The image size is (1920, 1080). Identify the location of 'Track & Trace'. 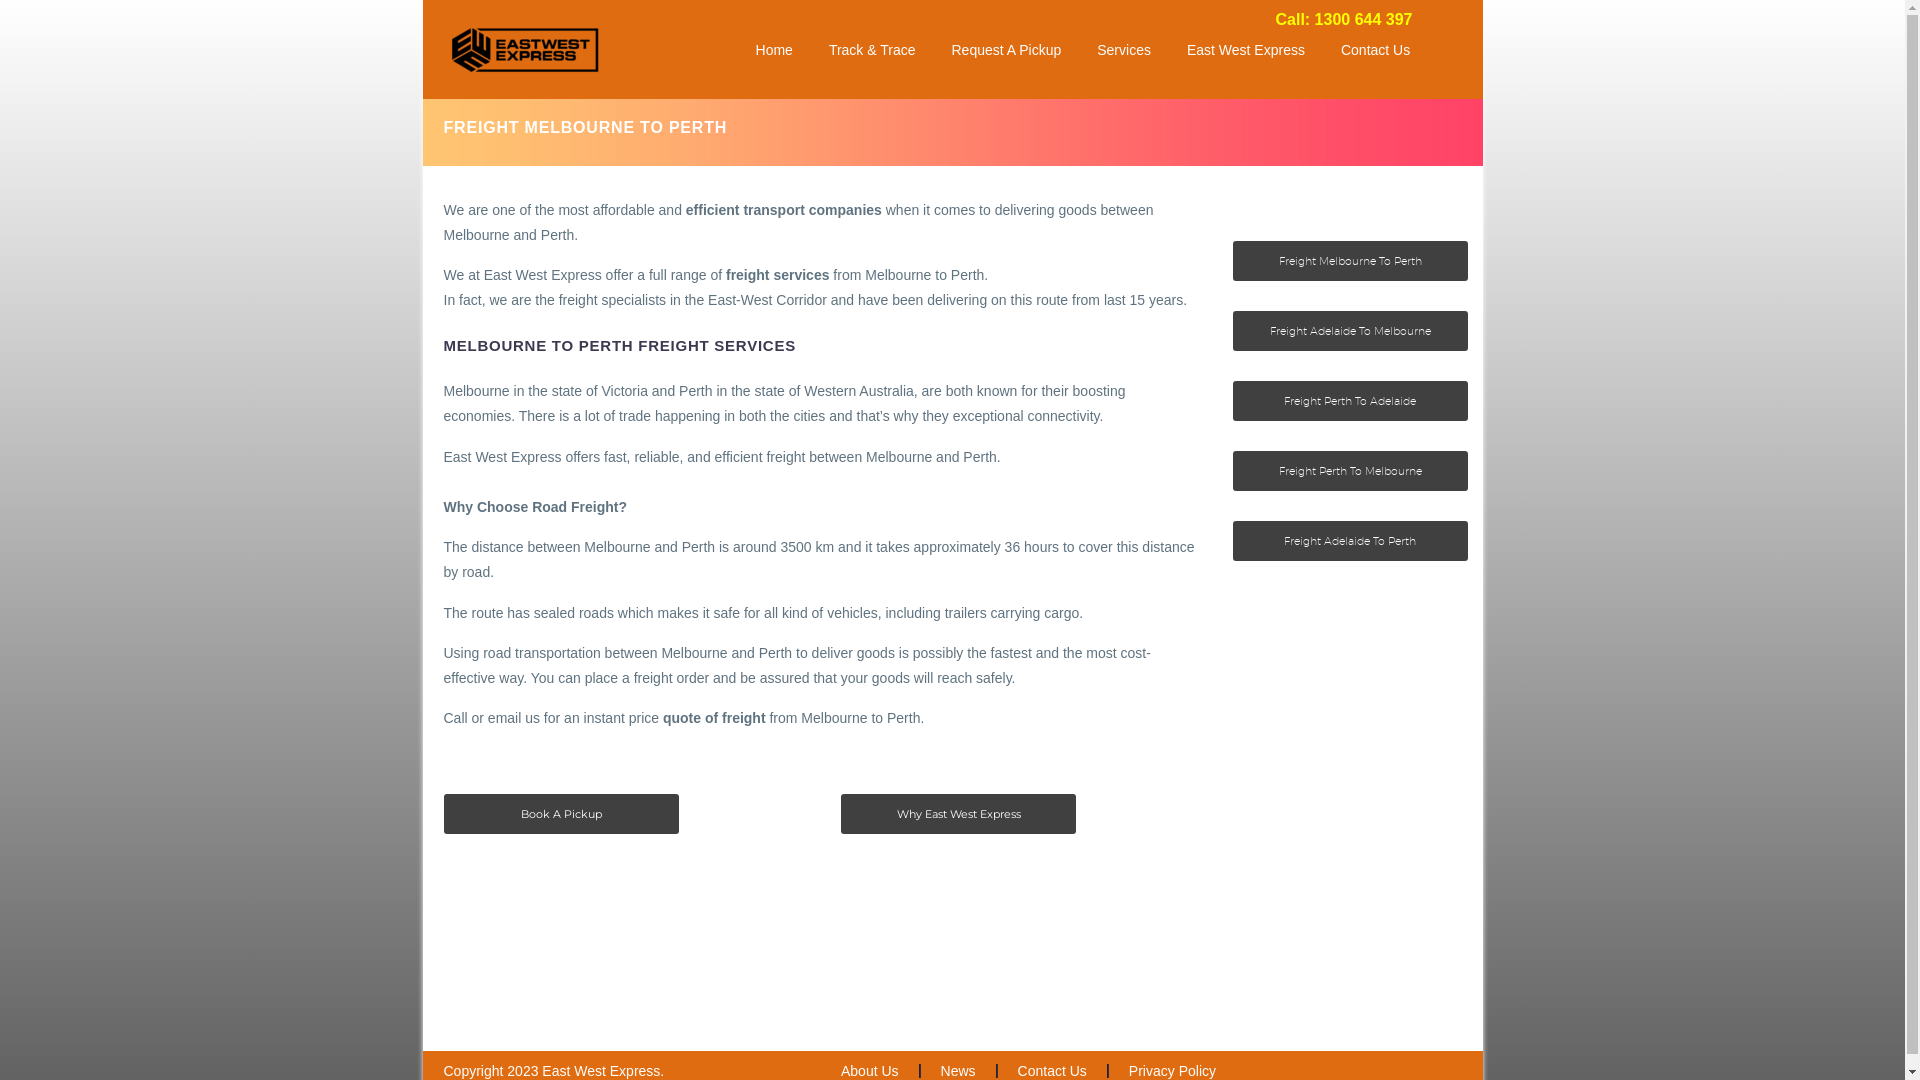
(872, 49).